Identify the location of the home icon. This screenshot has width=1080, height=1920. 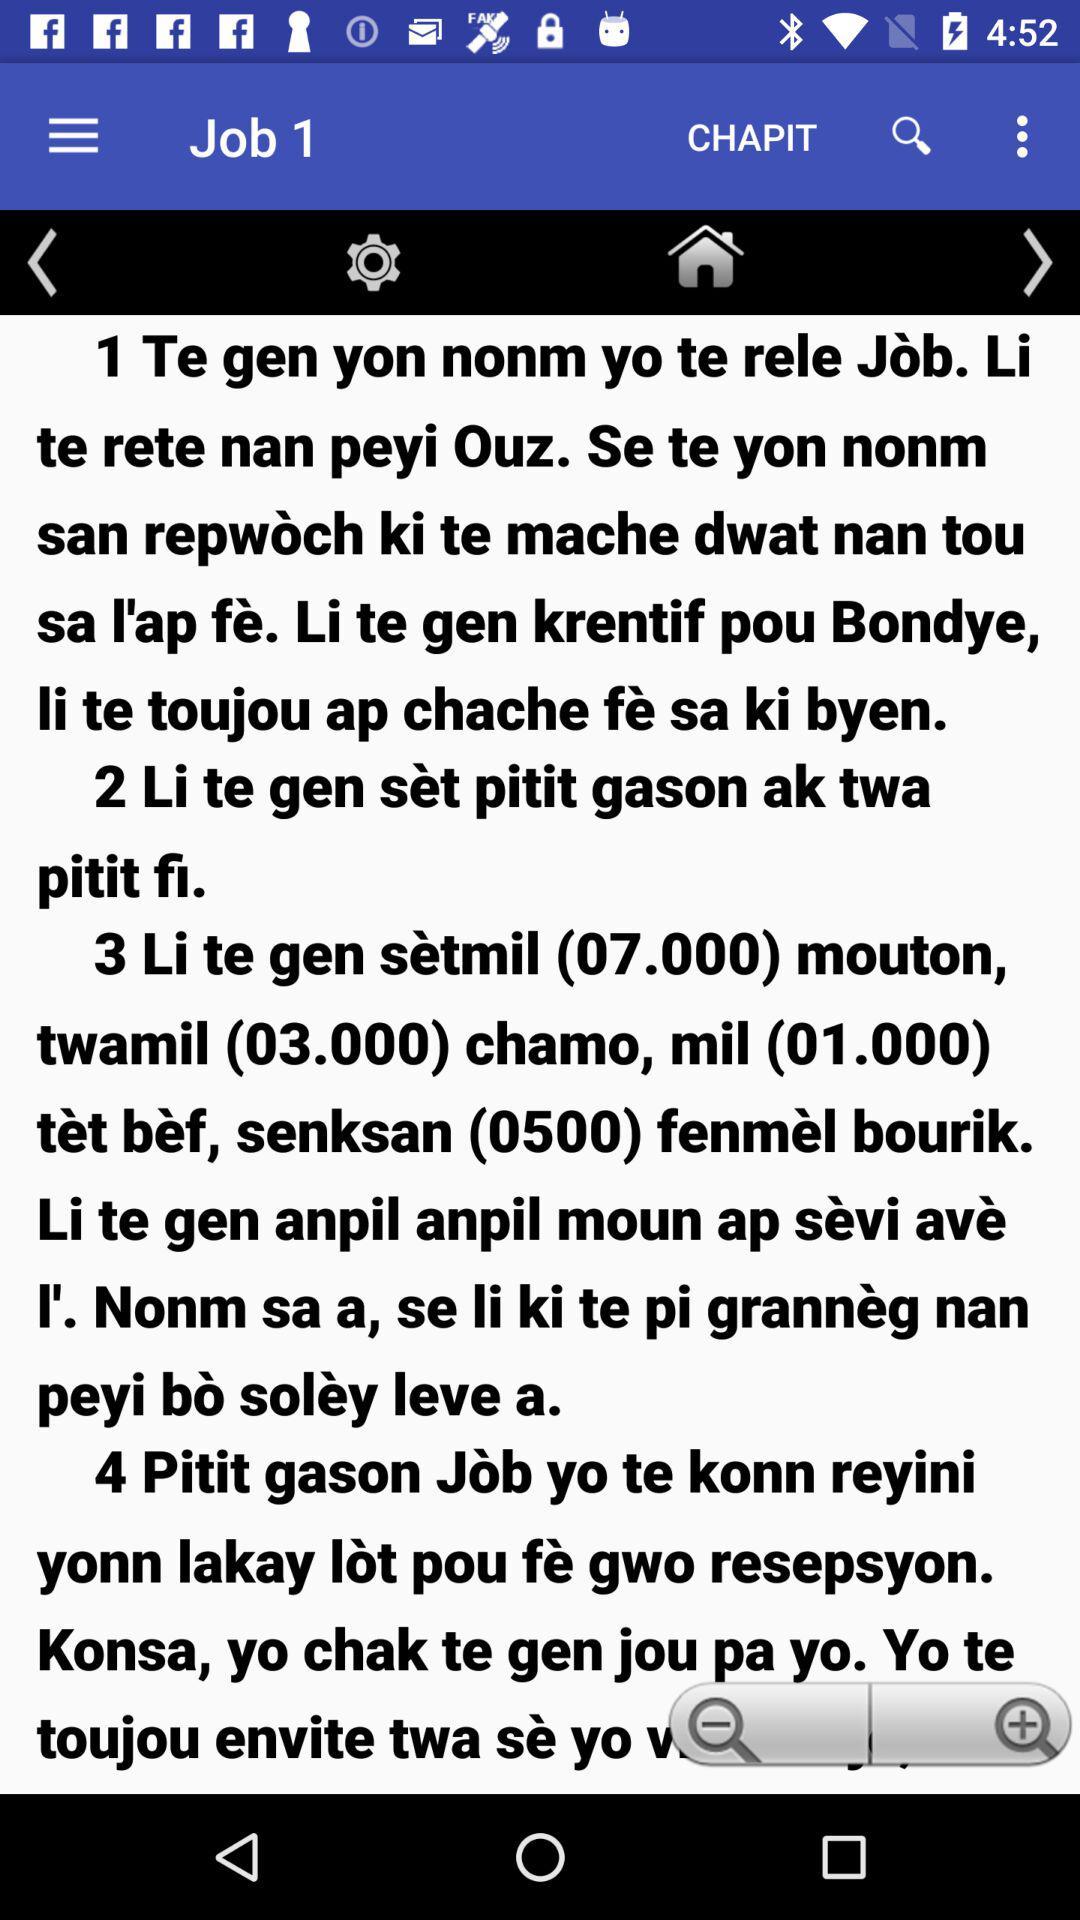
(704, 251).